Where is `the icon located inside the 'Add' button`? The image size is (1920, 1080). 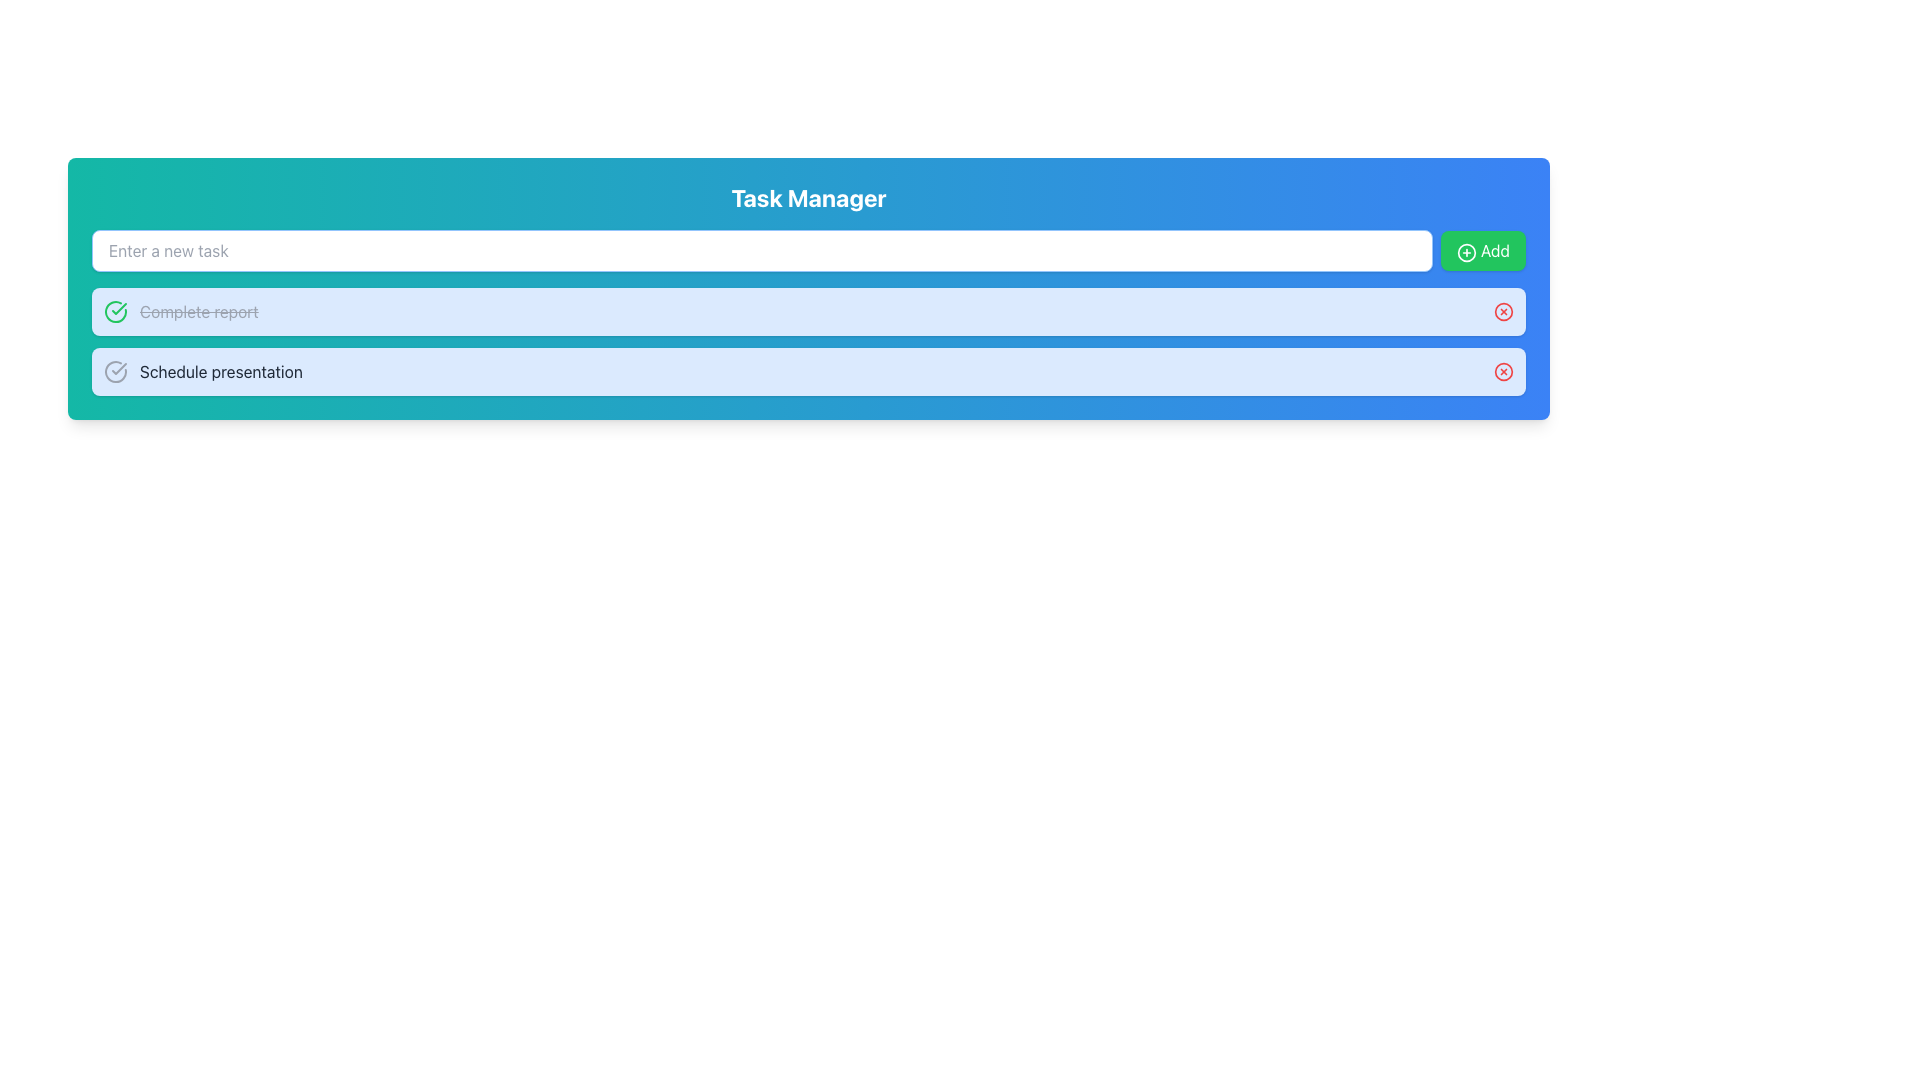
the icon located inside the 'Add' button is located at coordinates (1466, 251).